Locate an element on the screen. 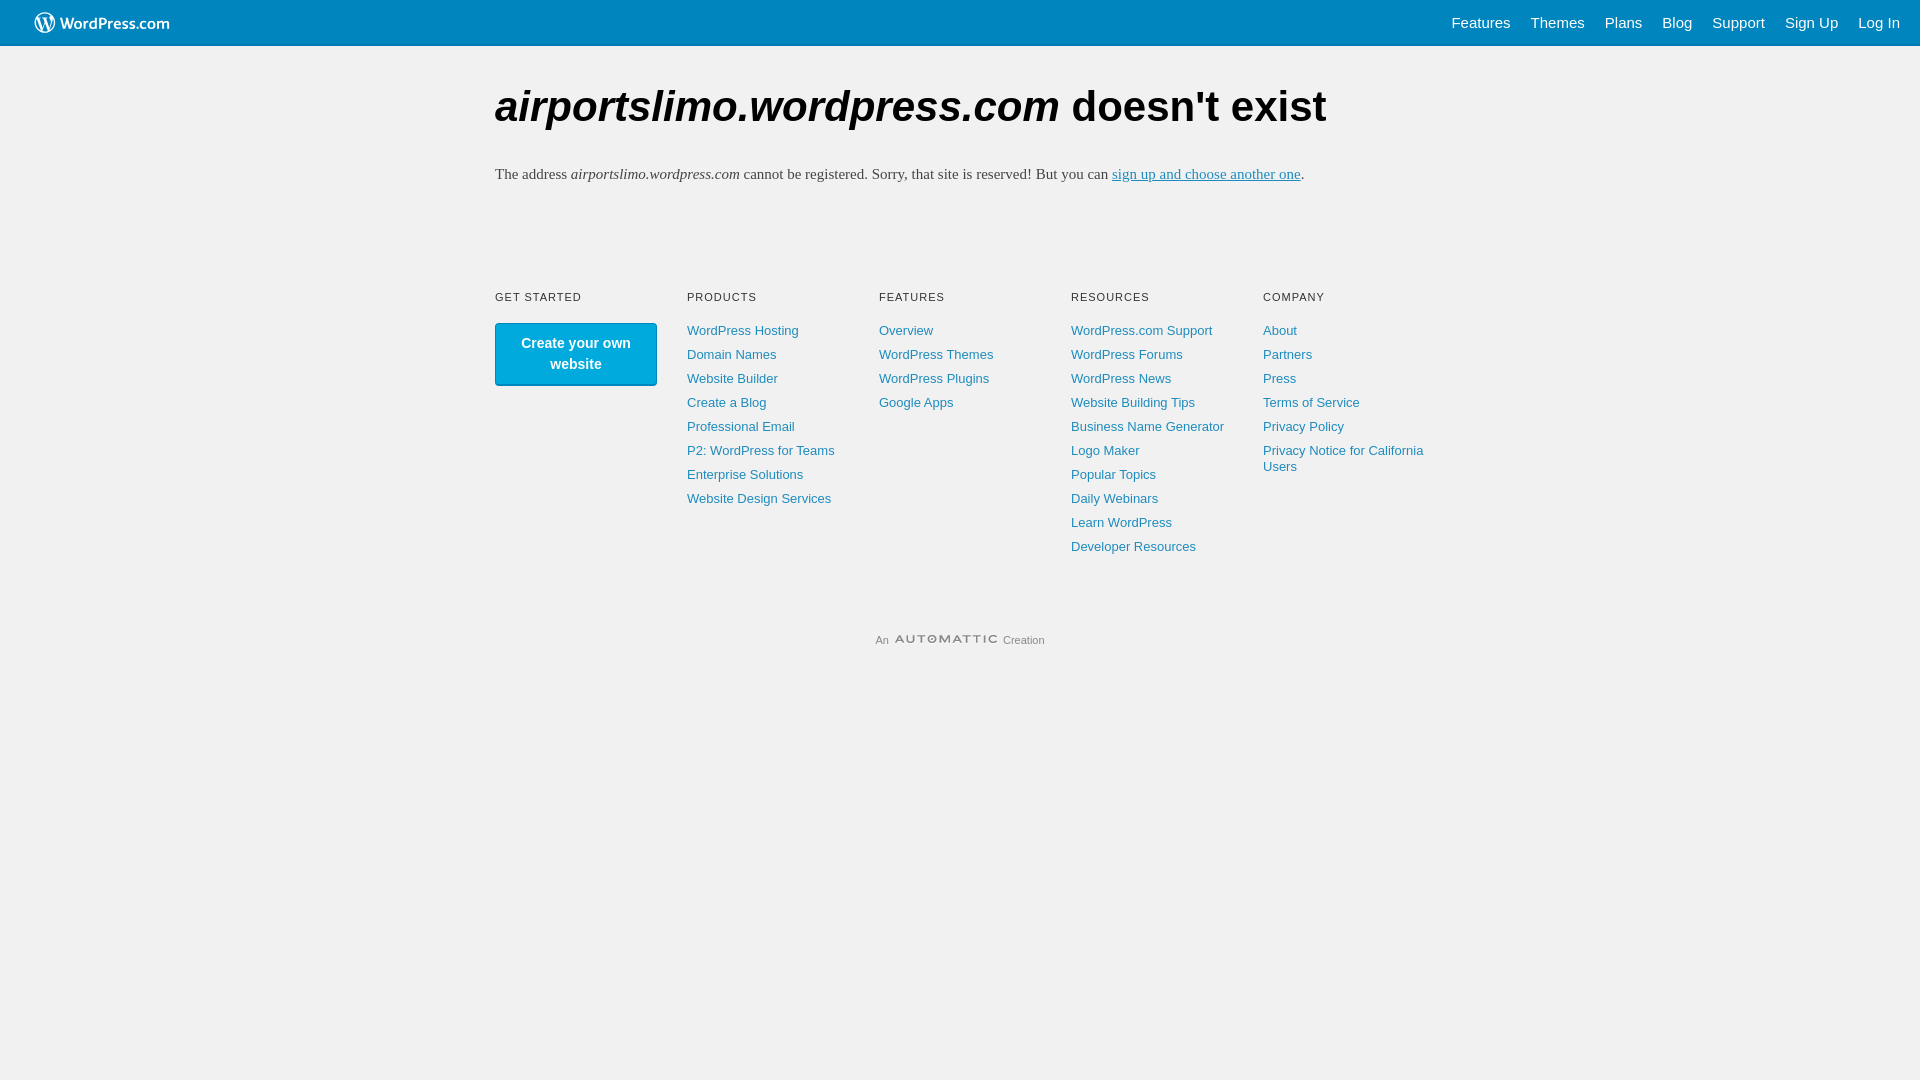  'Create your own website' is located at coordinates (575, 353).